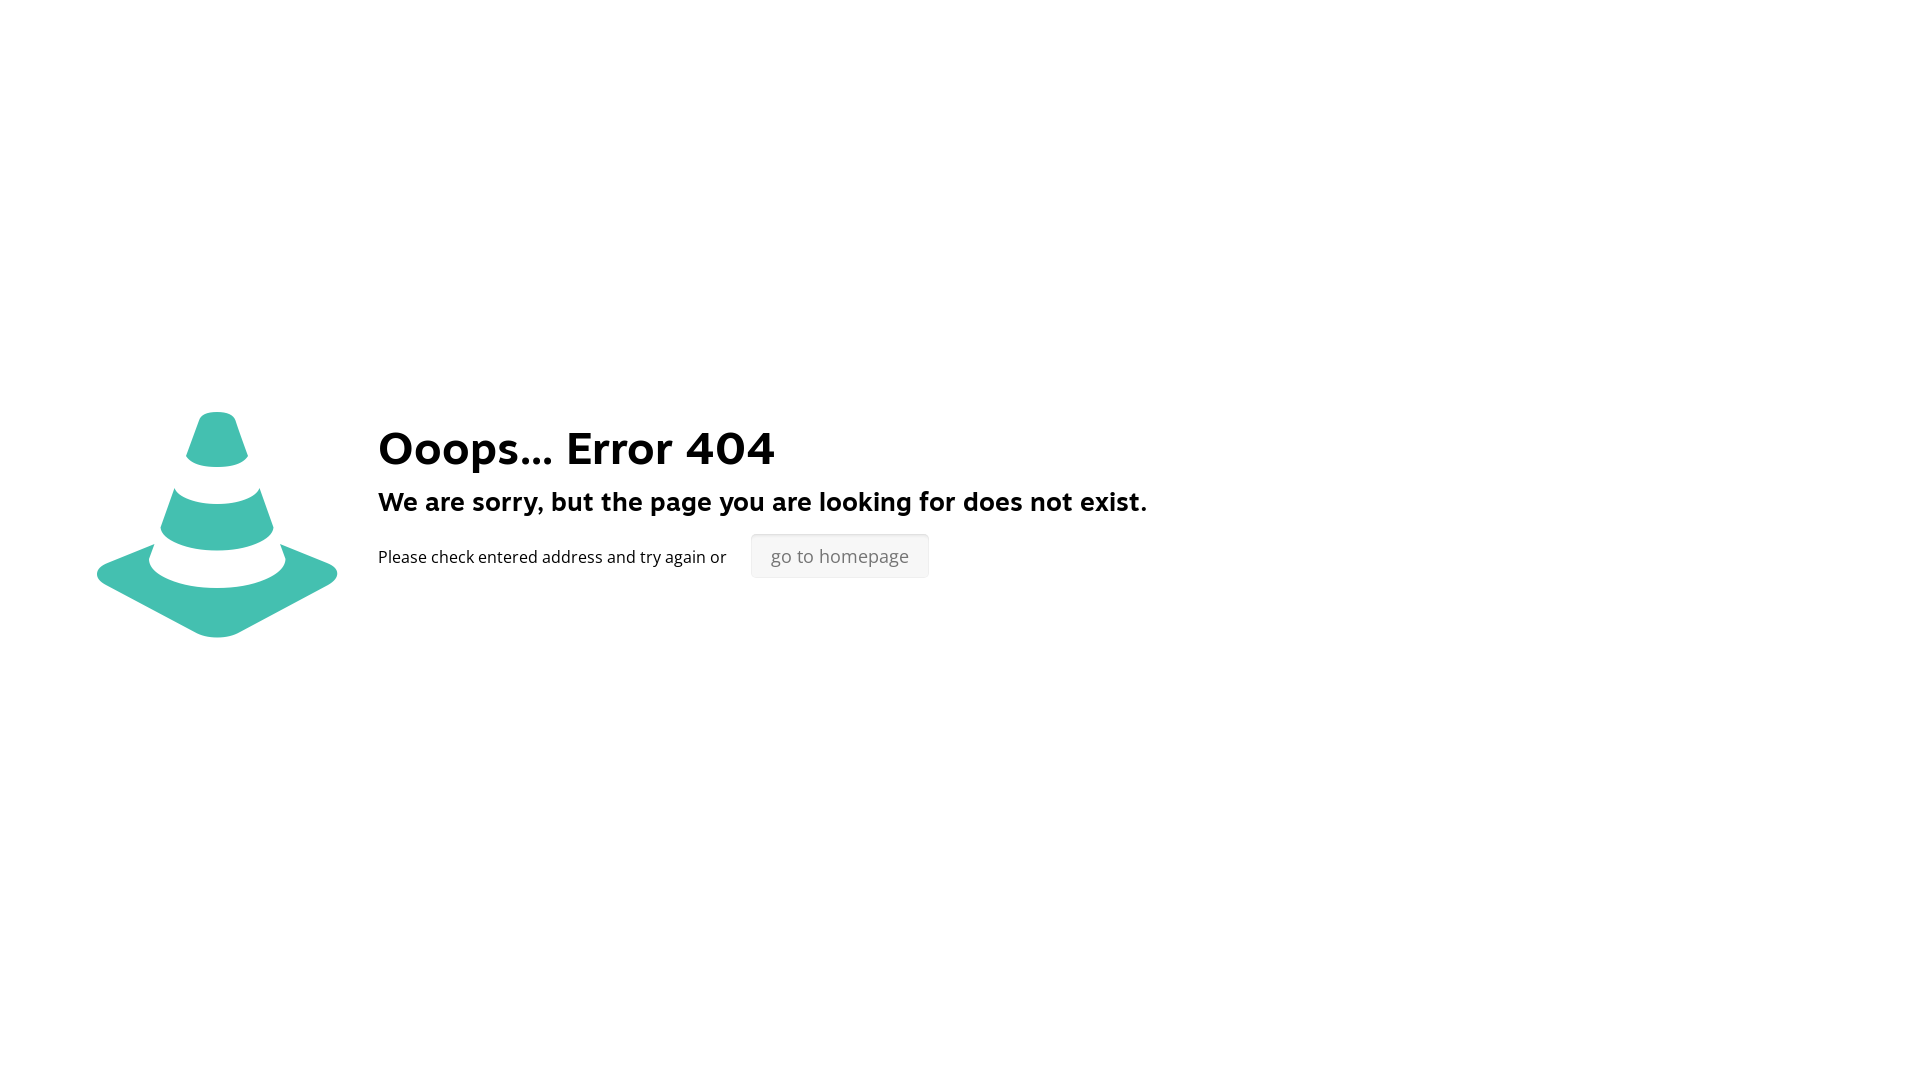 The width and height of the screenshot is (1920, 1080). Describe the element at coordinates (749, 555) in the screenshot. I see `'go to homepage'` at that location.